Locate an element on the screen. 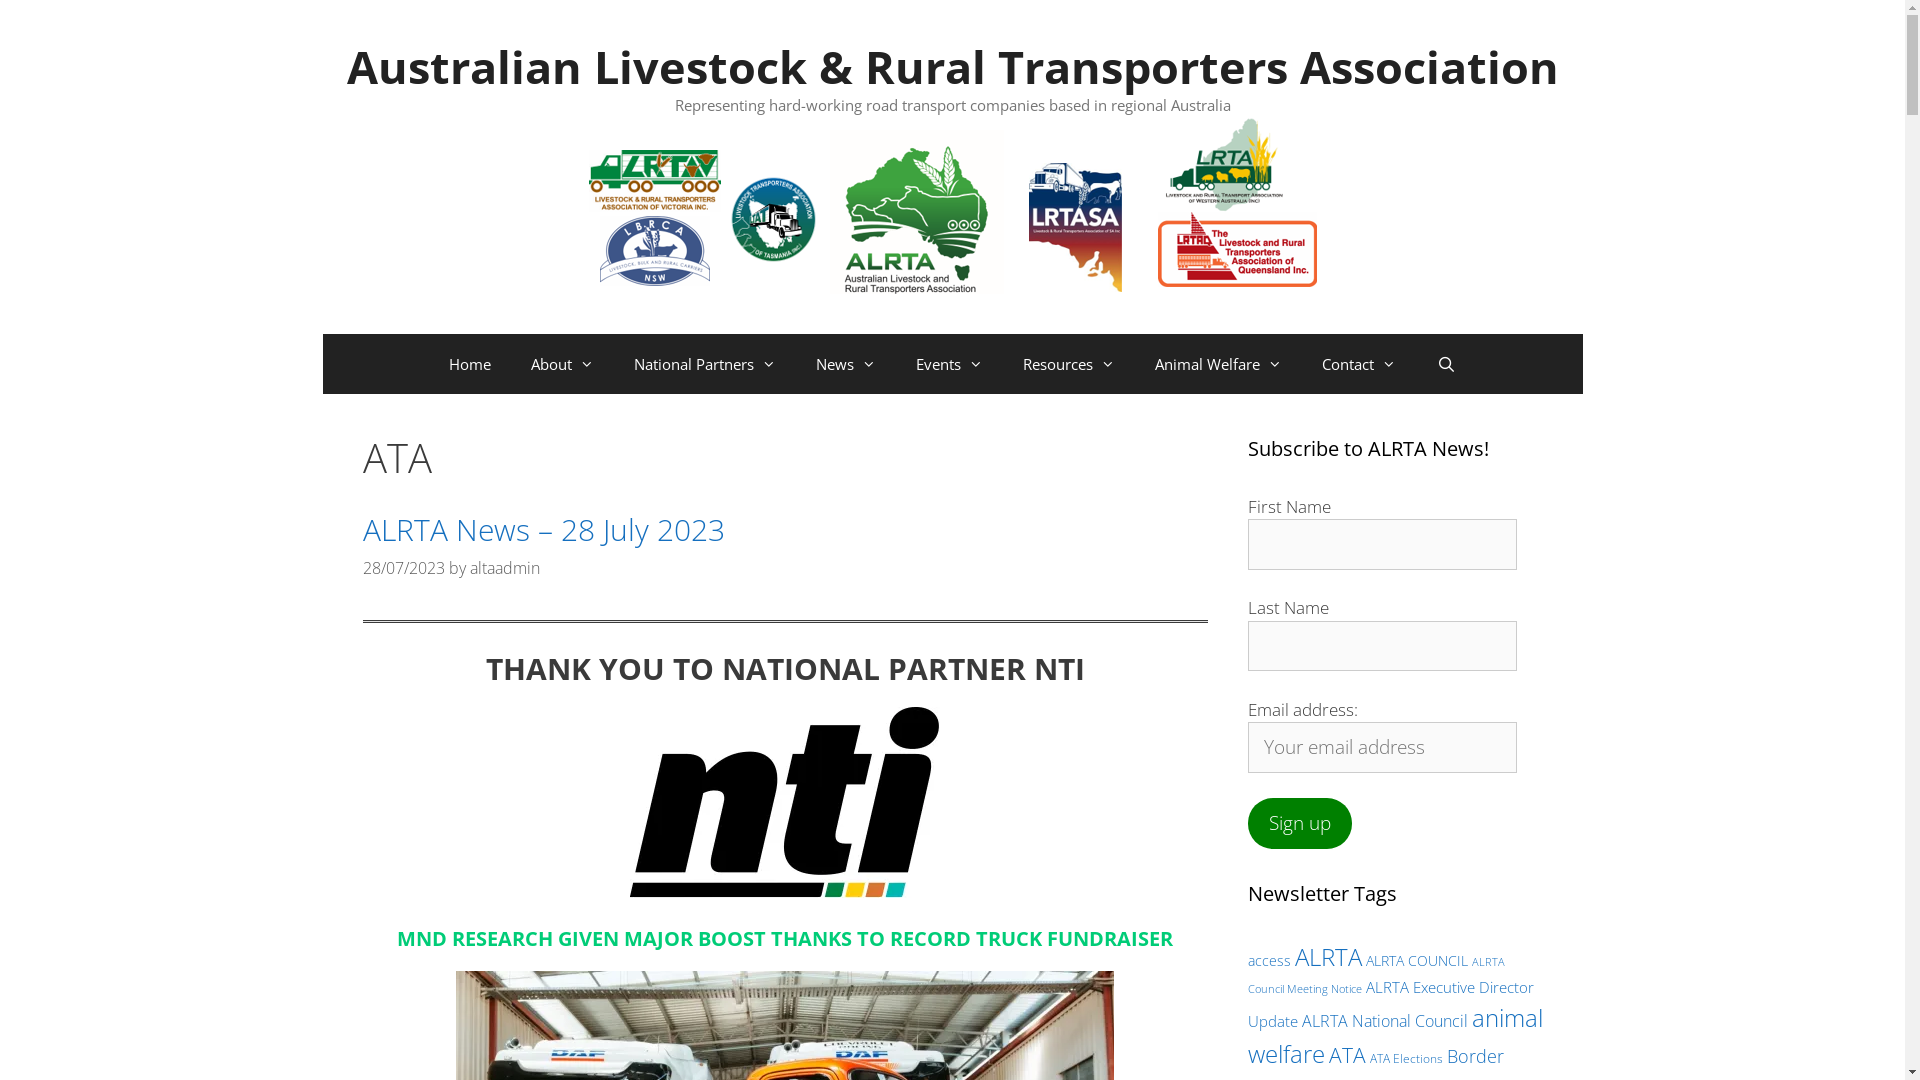 The image size is (1920, 1080). 'ALRTA' is located at coordinates (1327, 955).